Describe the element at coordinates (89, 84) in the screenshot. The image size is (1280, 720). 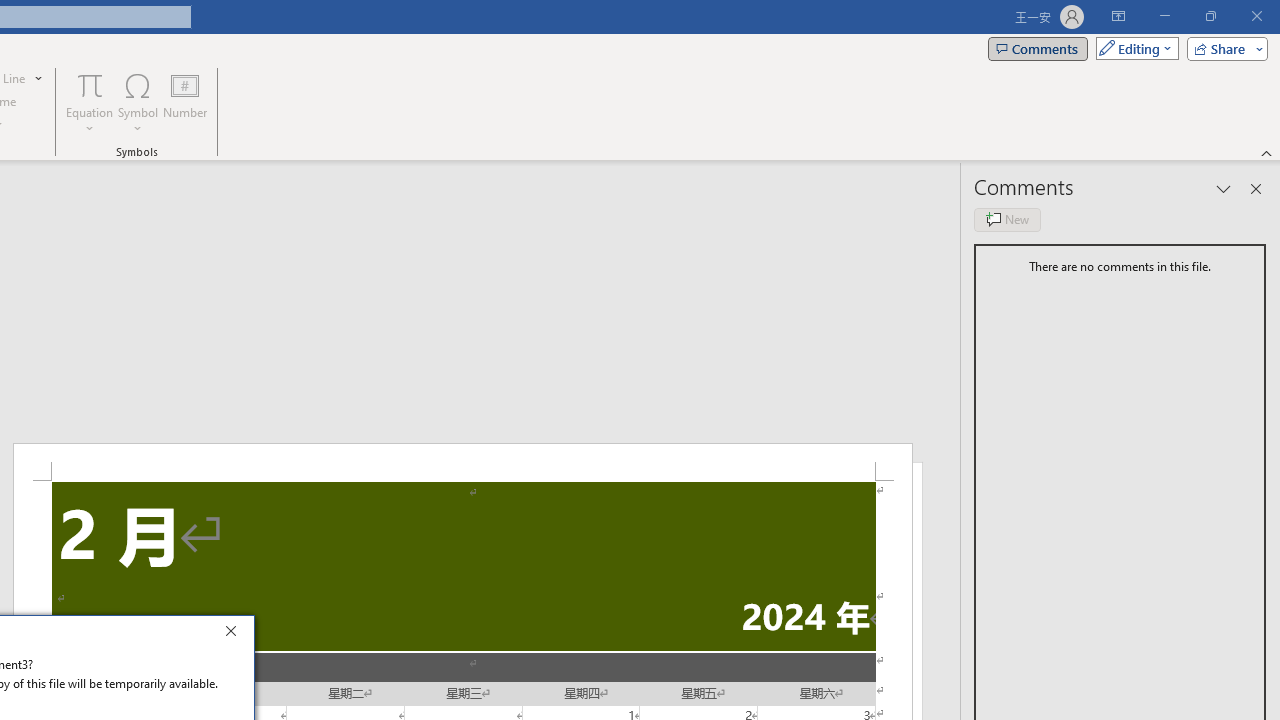
I see `'Equation'` at that location.